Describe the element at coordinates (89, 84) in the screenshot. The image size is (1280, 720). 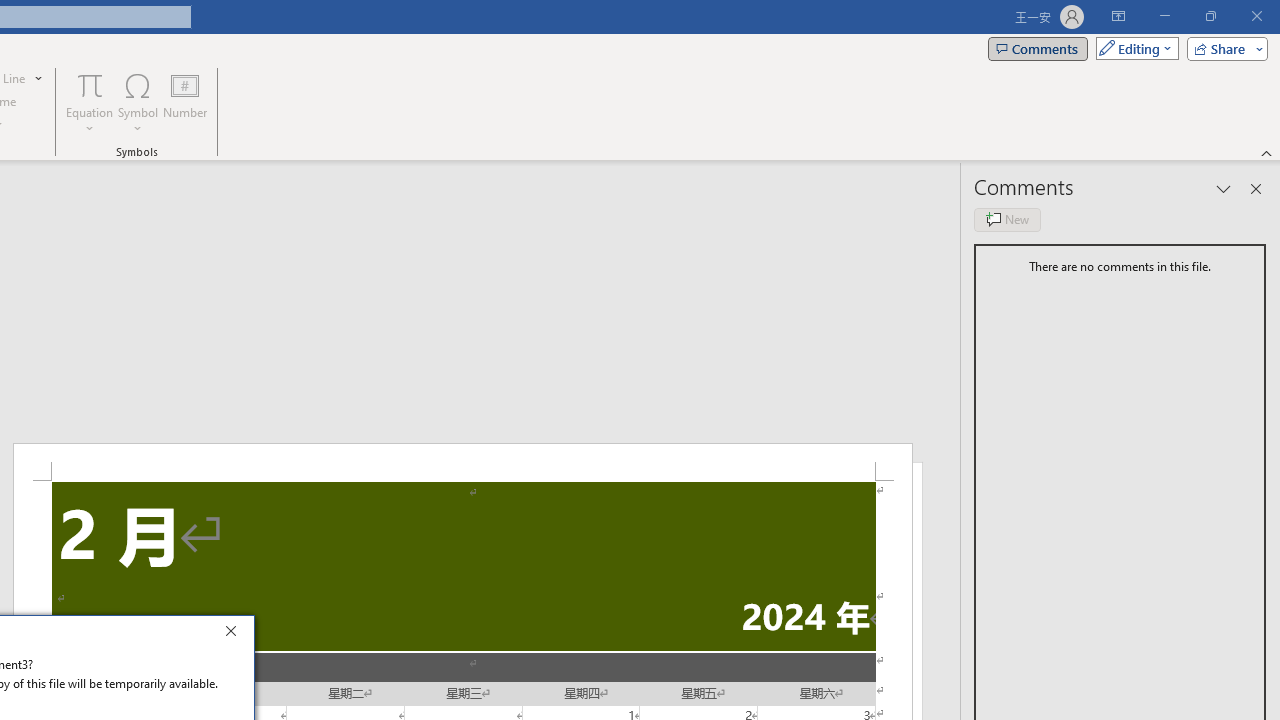
I see `'Equation'` at that location.